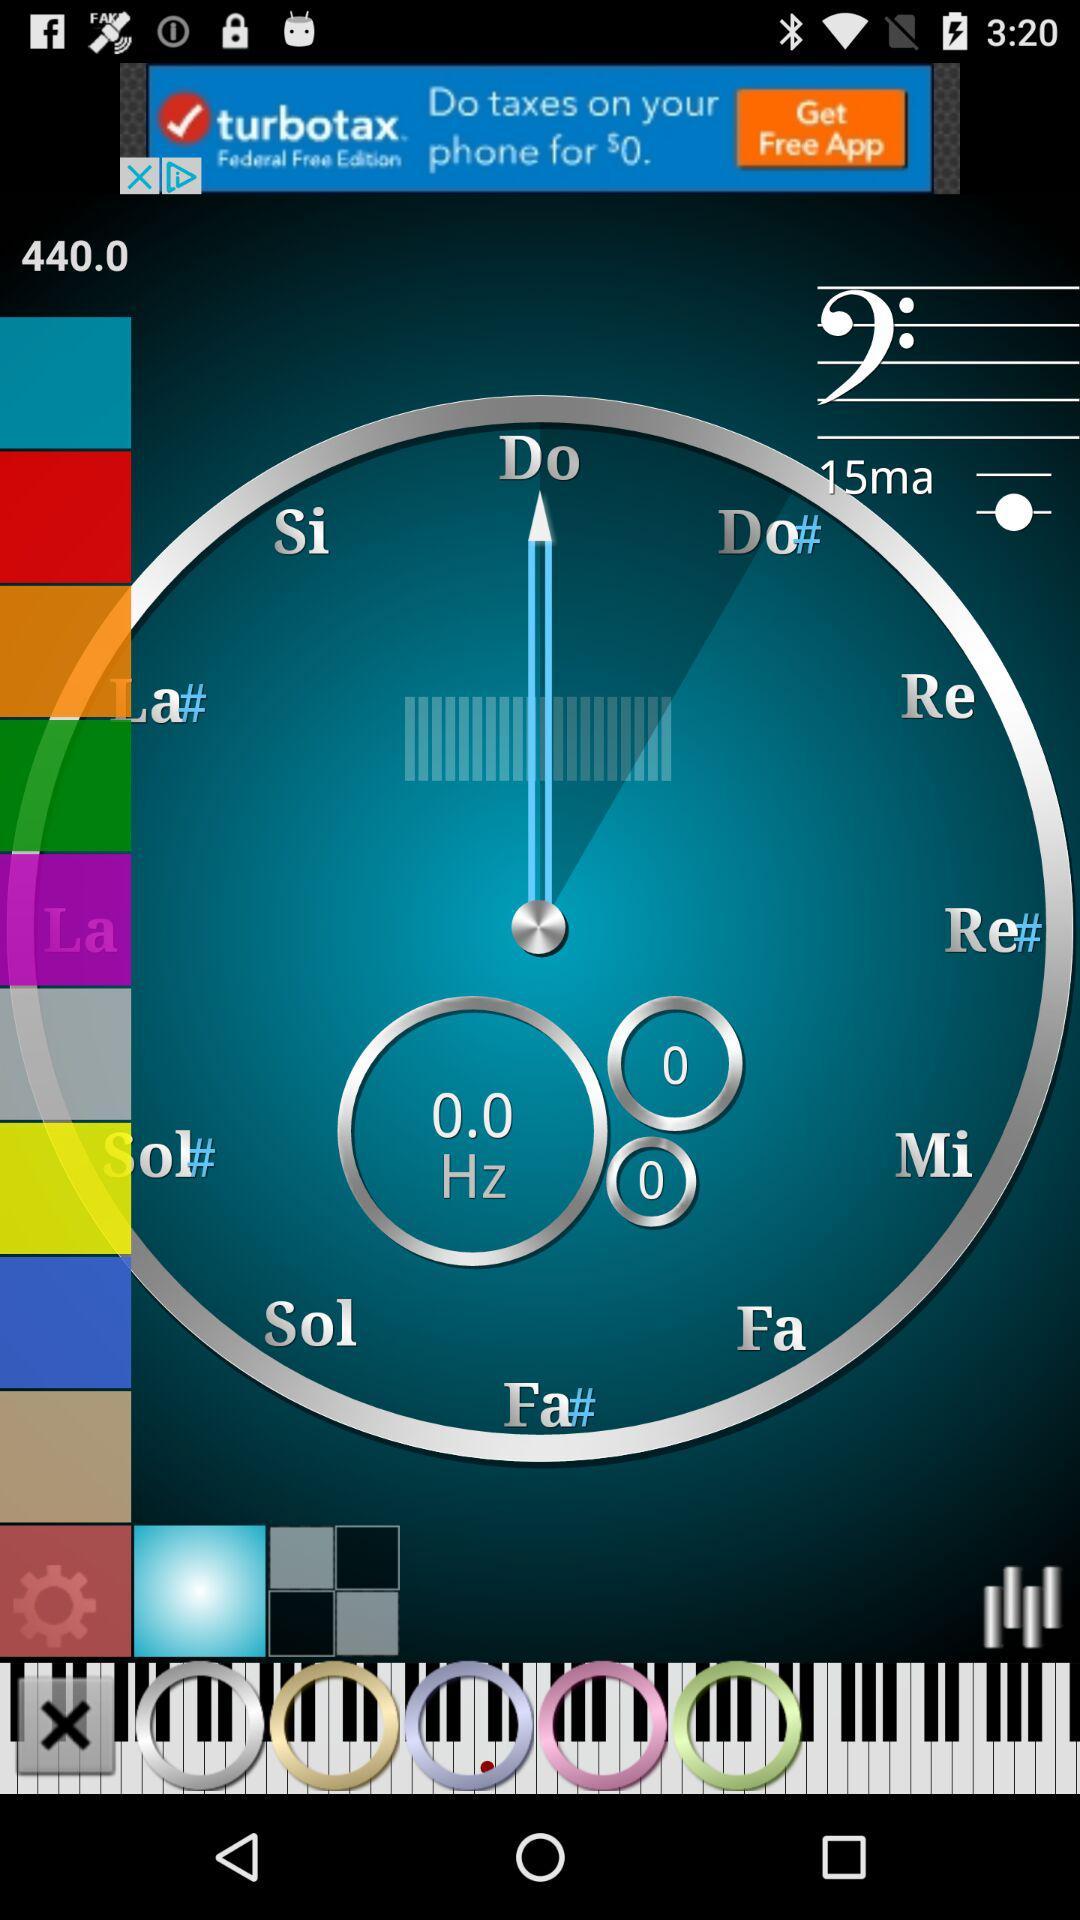  I want to click on choose light blue background theme, so click(199, 1590).